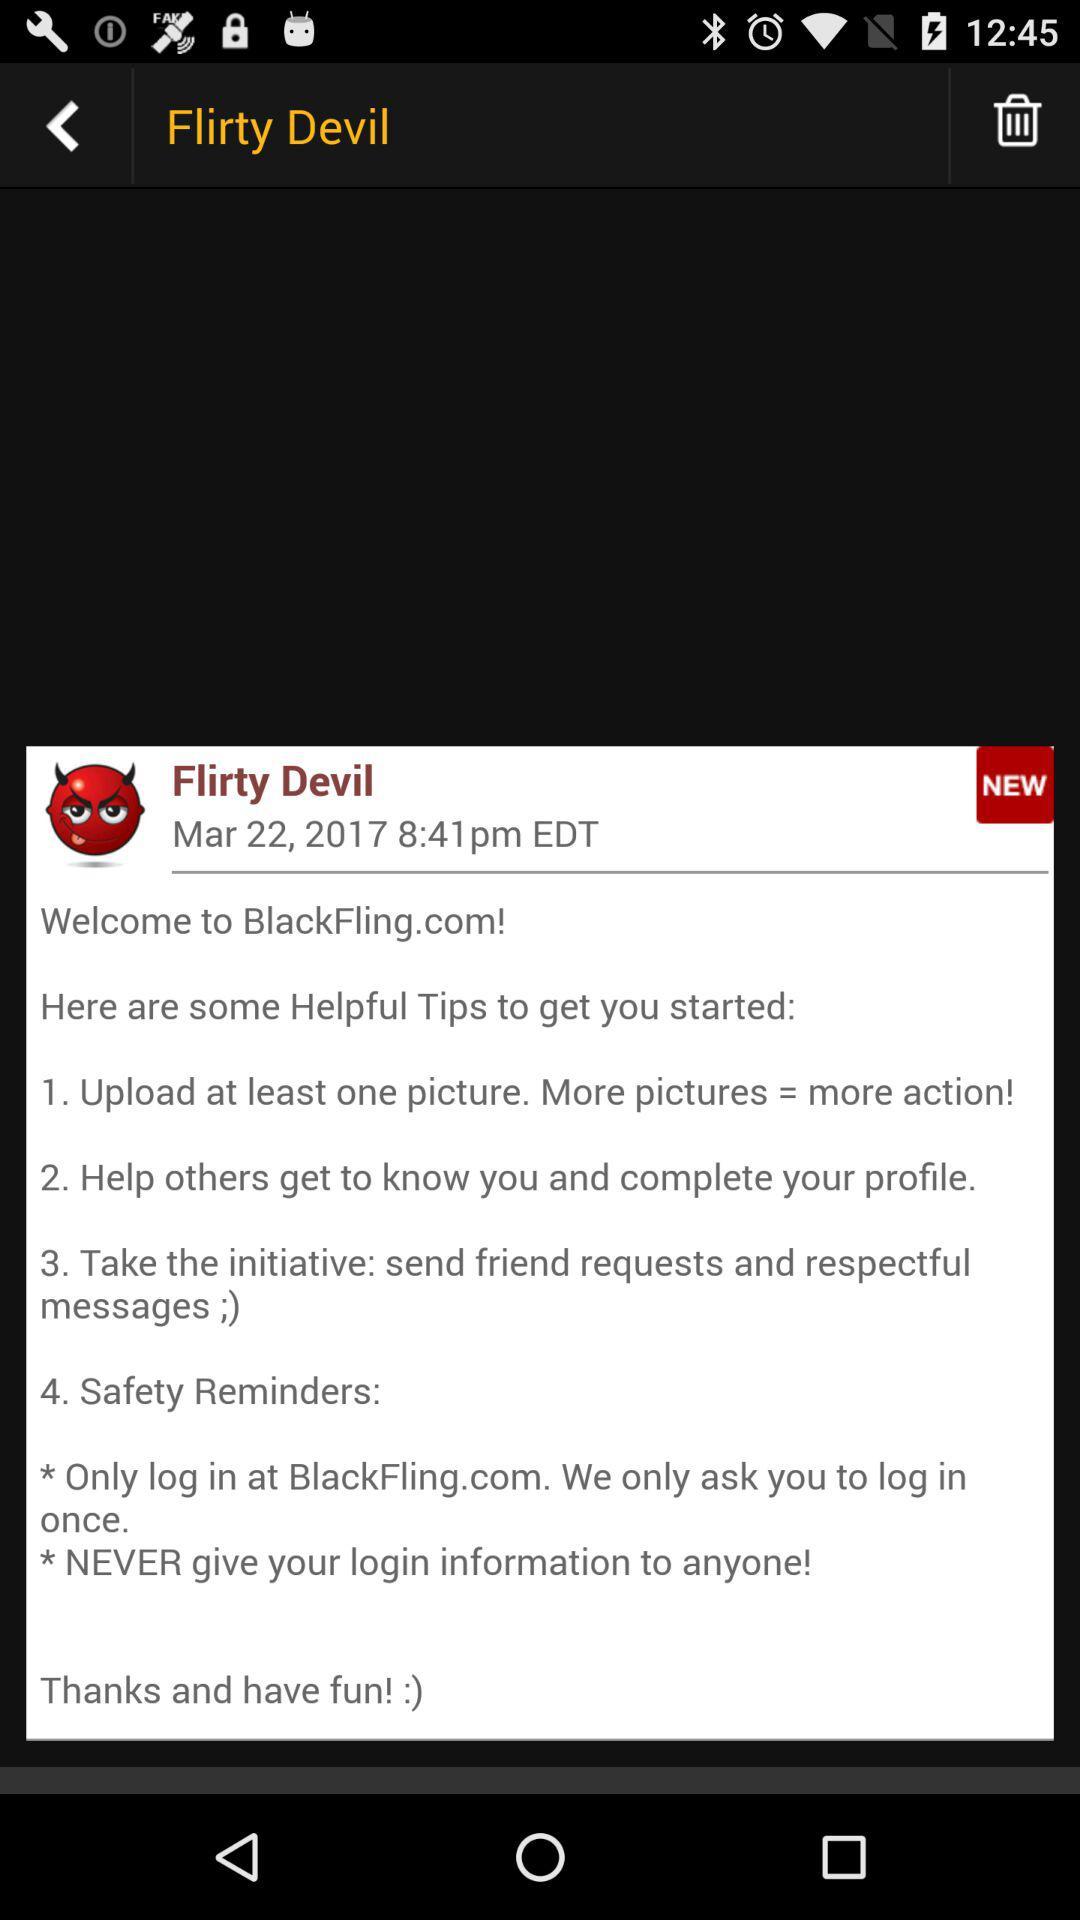 The height and width of the screenshot is (1920, 1080). Describe the element at coordinates (609, 872) in the screenshot. I see `the icon above welcome to blackfling app` at that location.